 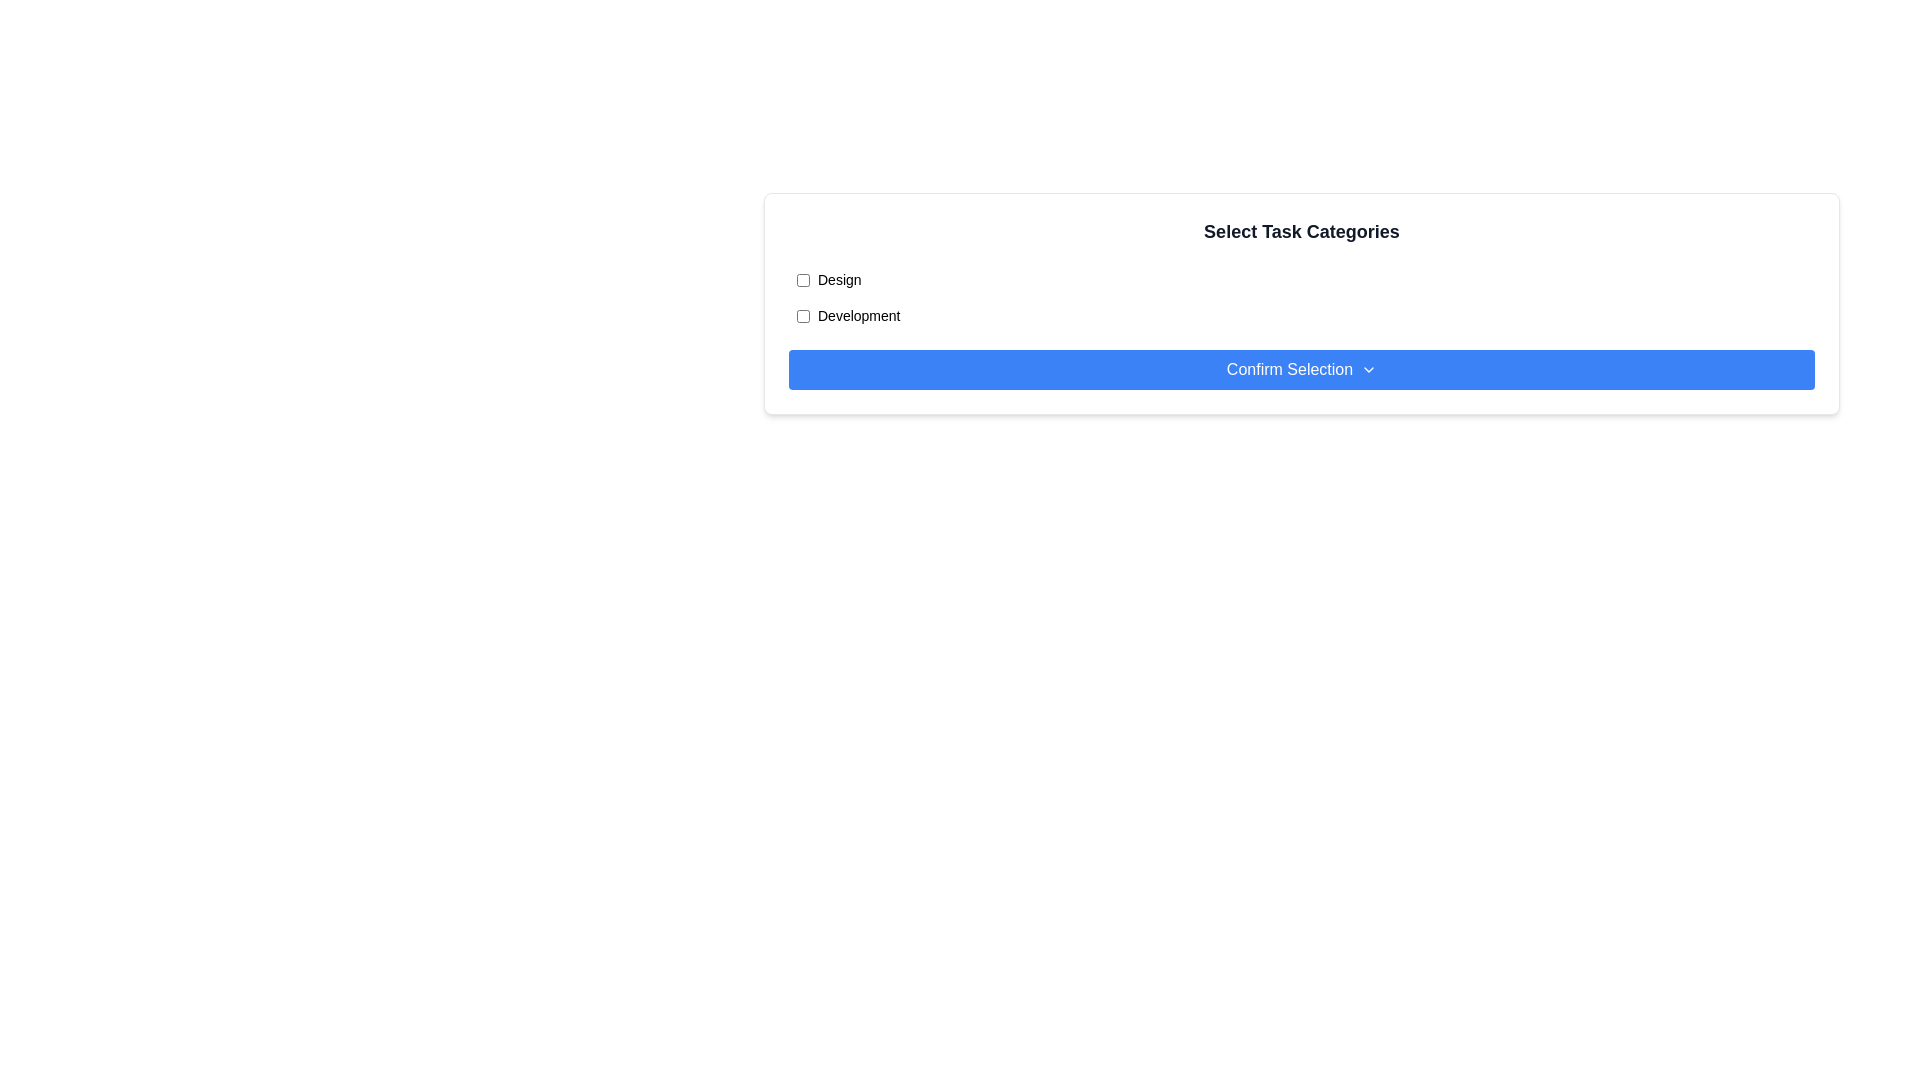 What do you see at coordinates (803, 315) in the screenshot?
I see `the checkbox for the 'Development' option` at bounding box center [803, 315].